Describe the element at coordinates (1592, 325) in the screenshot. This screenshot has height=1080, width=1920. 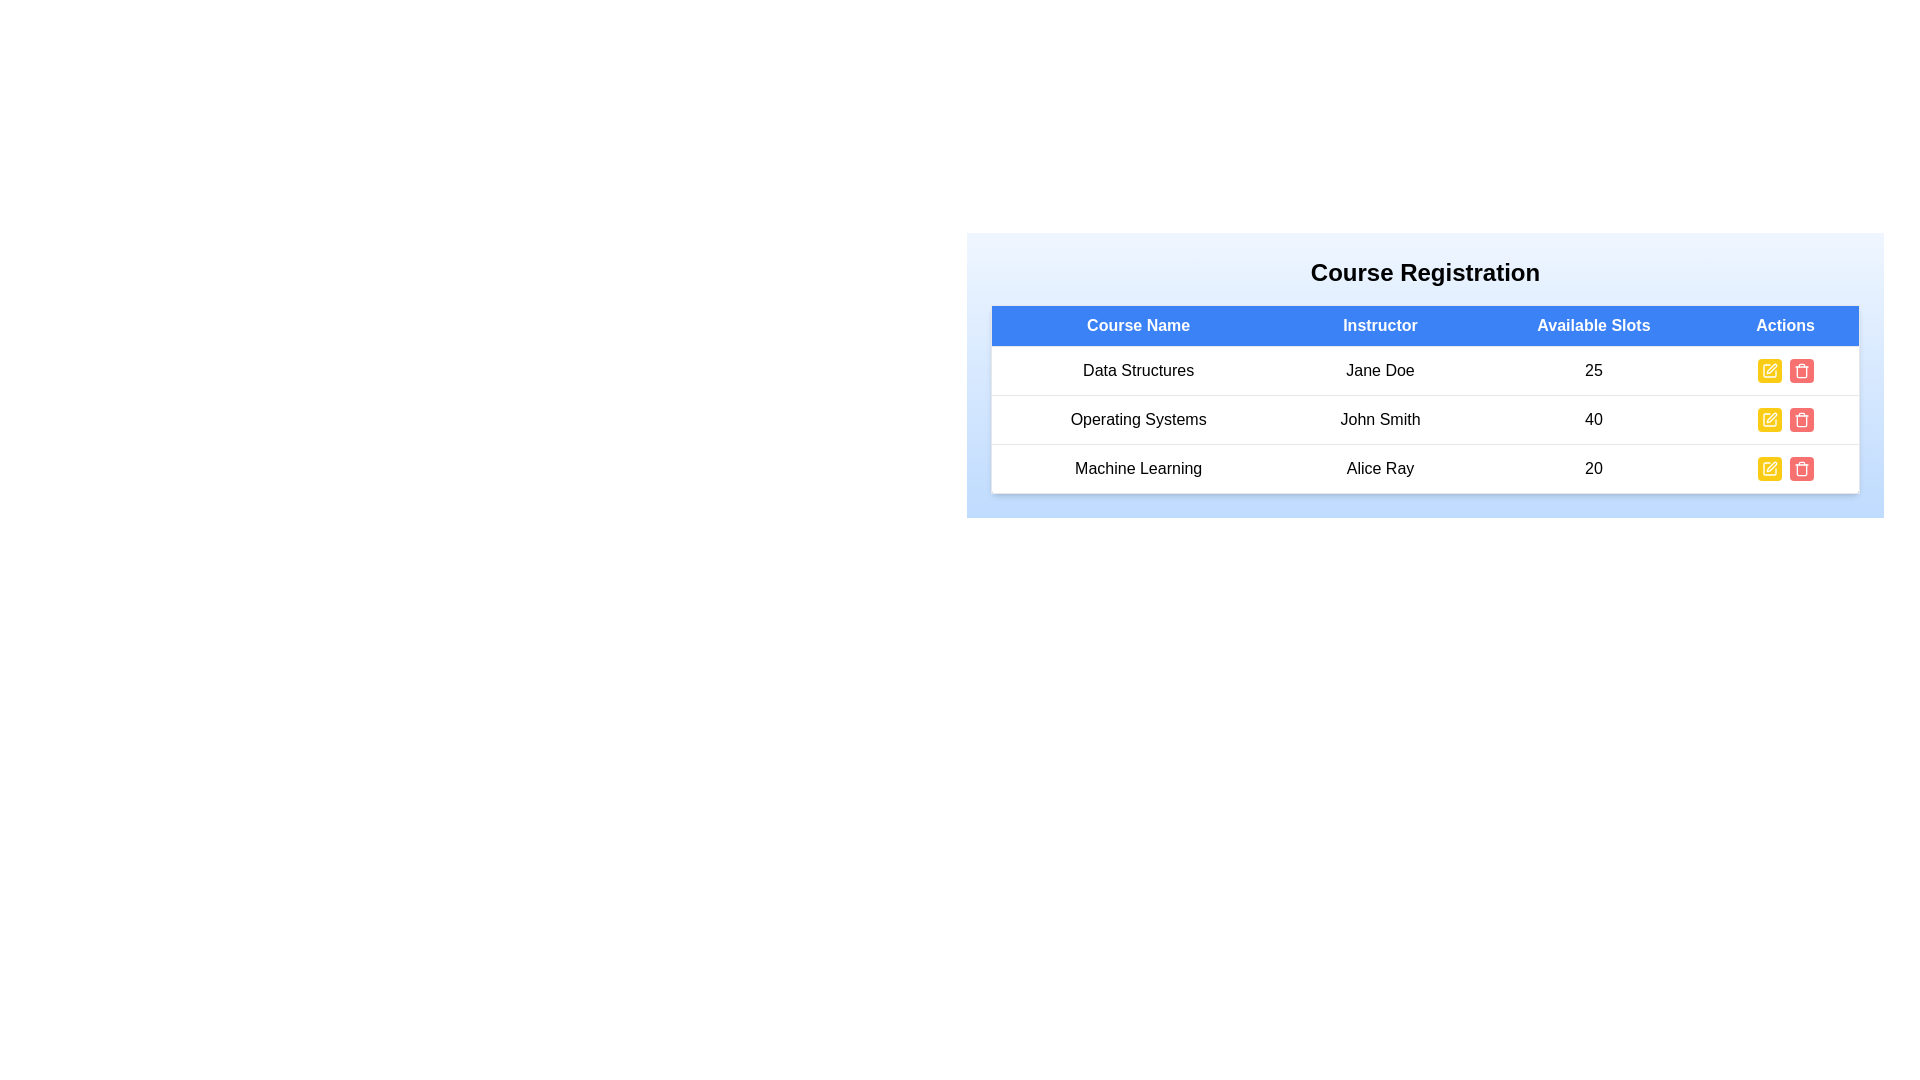
I see `the header column 'Available Slots' to sort the table by that column` at that location.